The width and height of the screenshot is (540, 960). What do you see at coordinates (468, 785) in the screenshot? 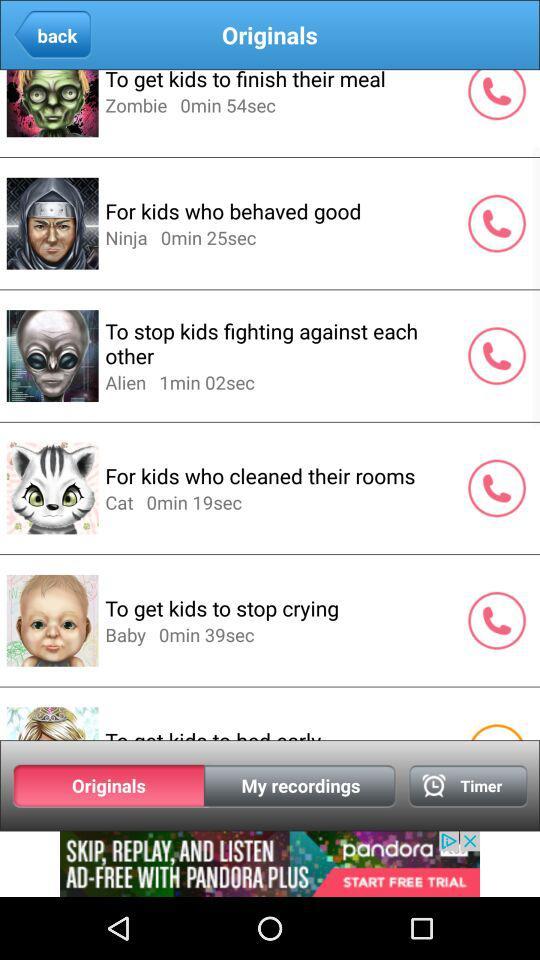
I see `timer option` at bounding box center [468, 785].